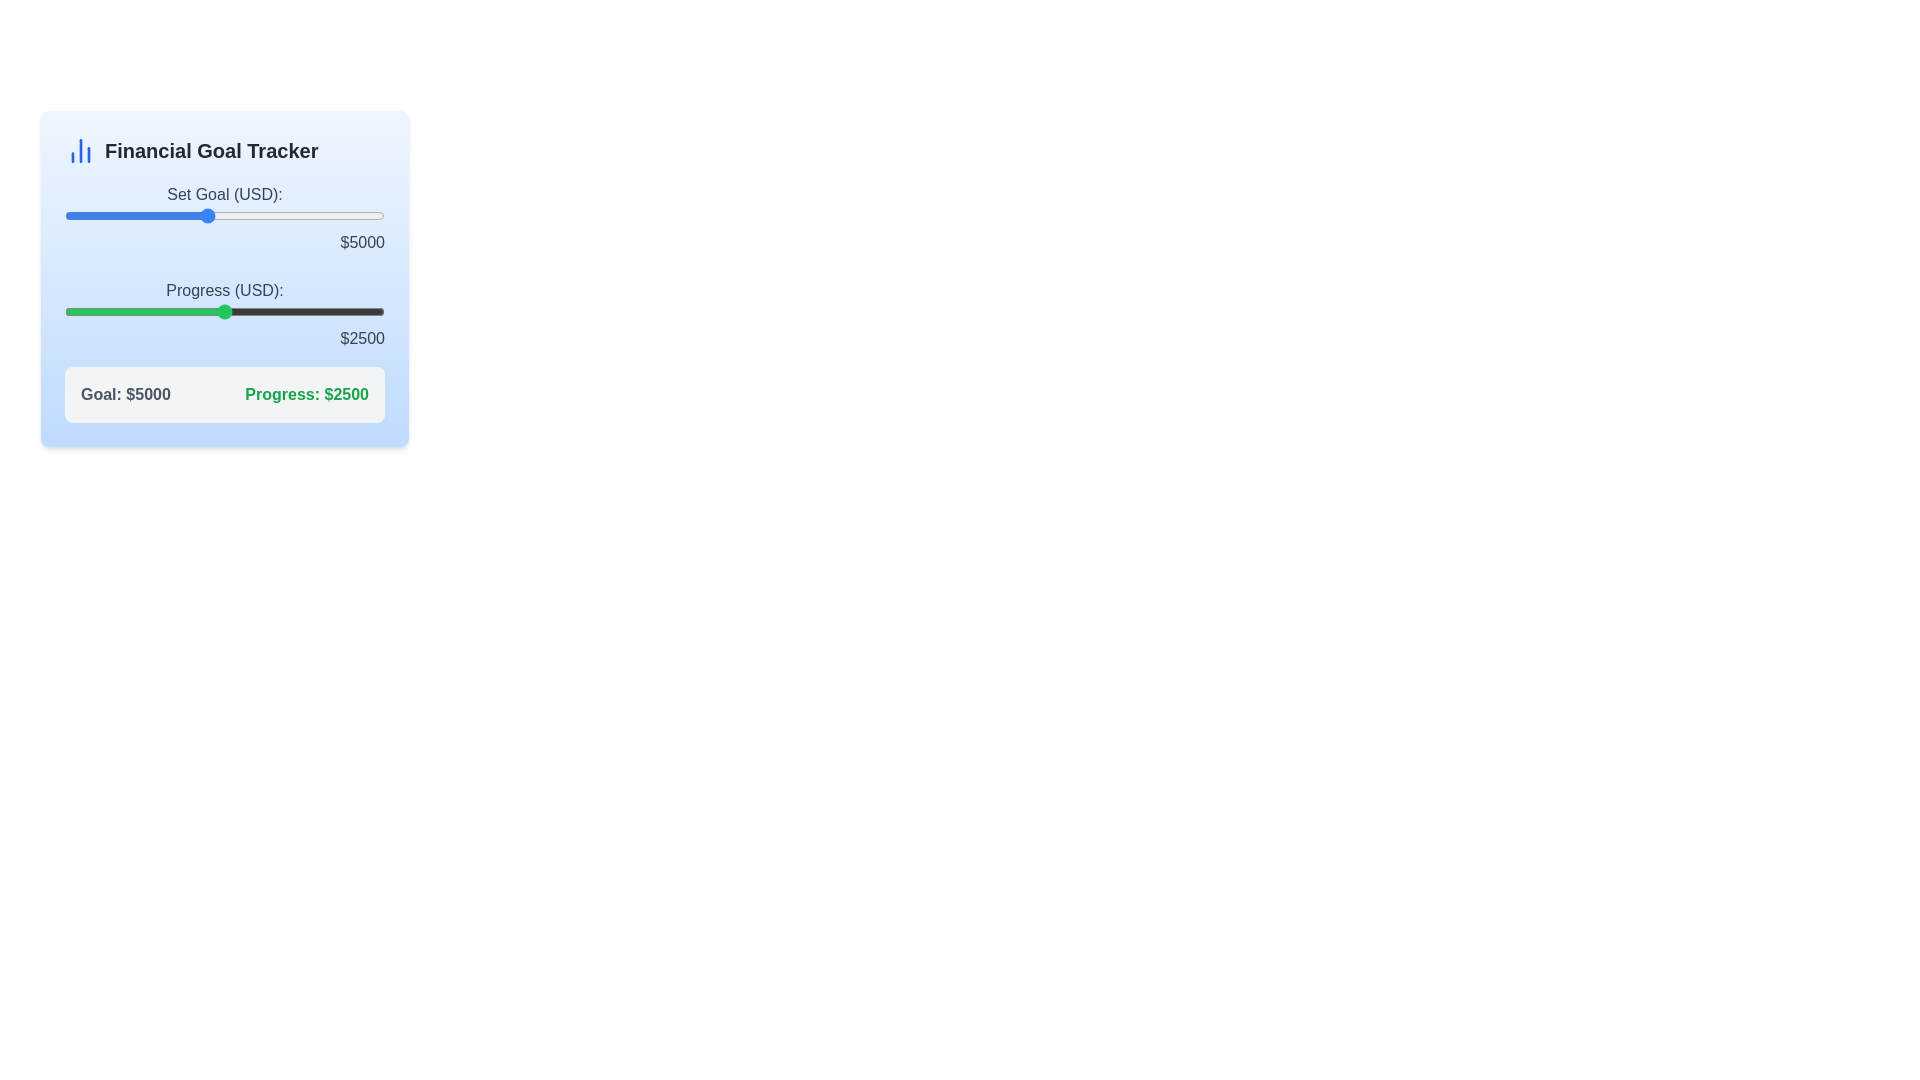  I want to click on the financial goal slider to 3329 USD, so click(146, 216).